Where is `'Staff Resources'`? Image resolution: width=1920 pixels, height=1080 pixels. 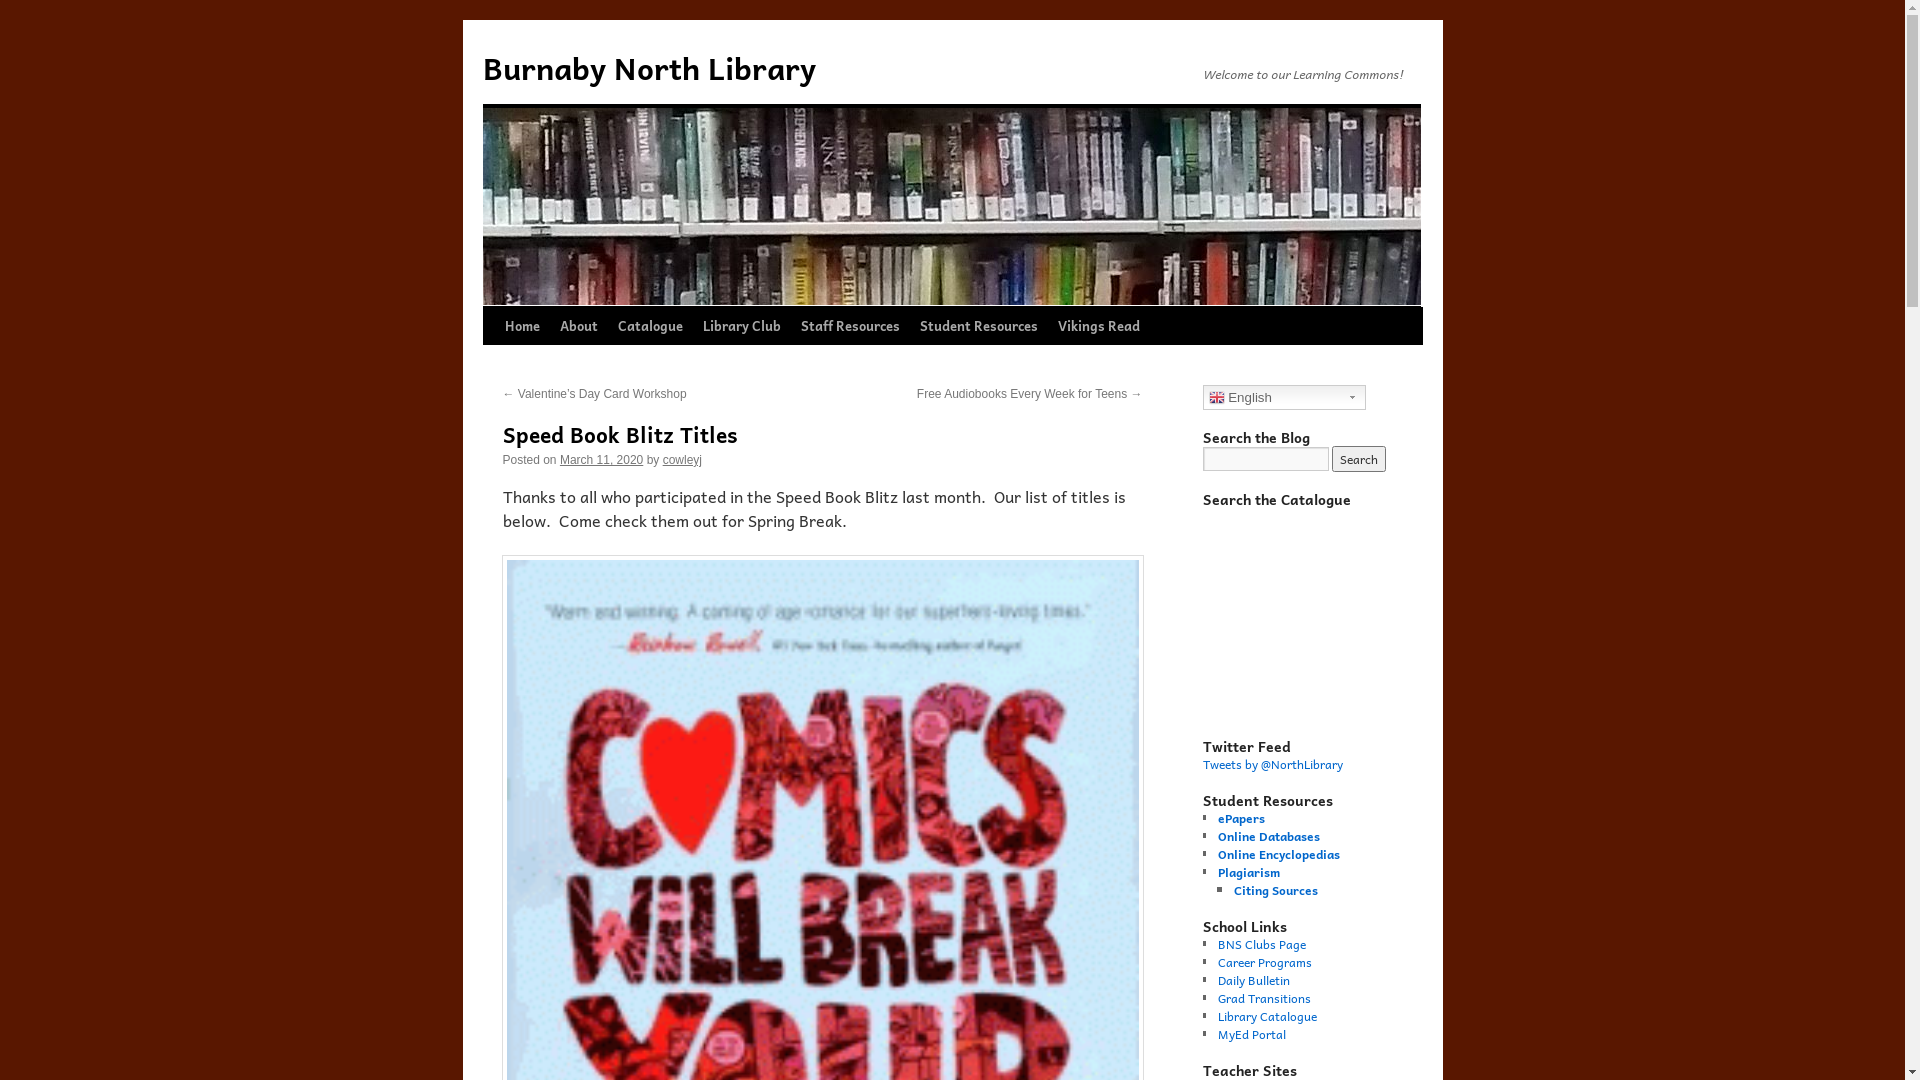
'Staff Resources' is located at coordinates (789, 325).